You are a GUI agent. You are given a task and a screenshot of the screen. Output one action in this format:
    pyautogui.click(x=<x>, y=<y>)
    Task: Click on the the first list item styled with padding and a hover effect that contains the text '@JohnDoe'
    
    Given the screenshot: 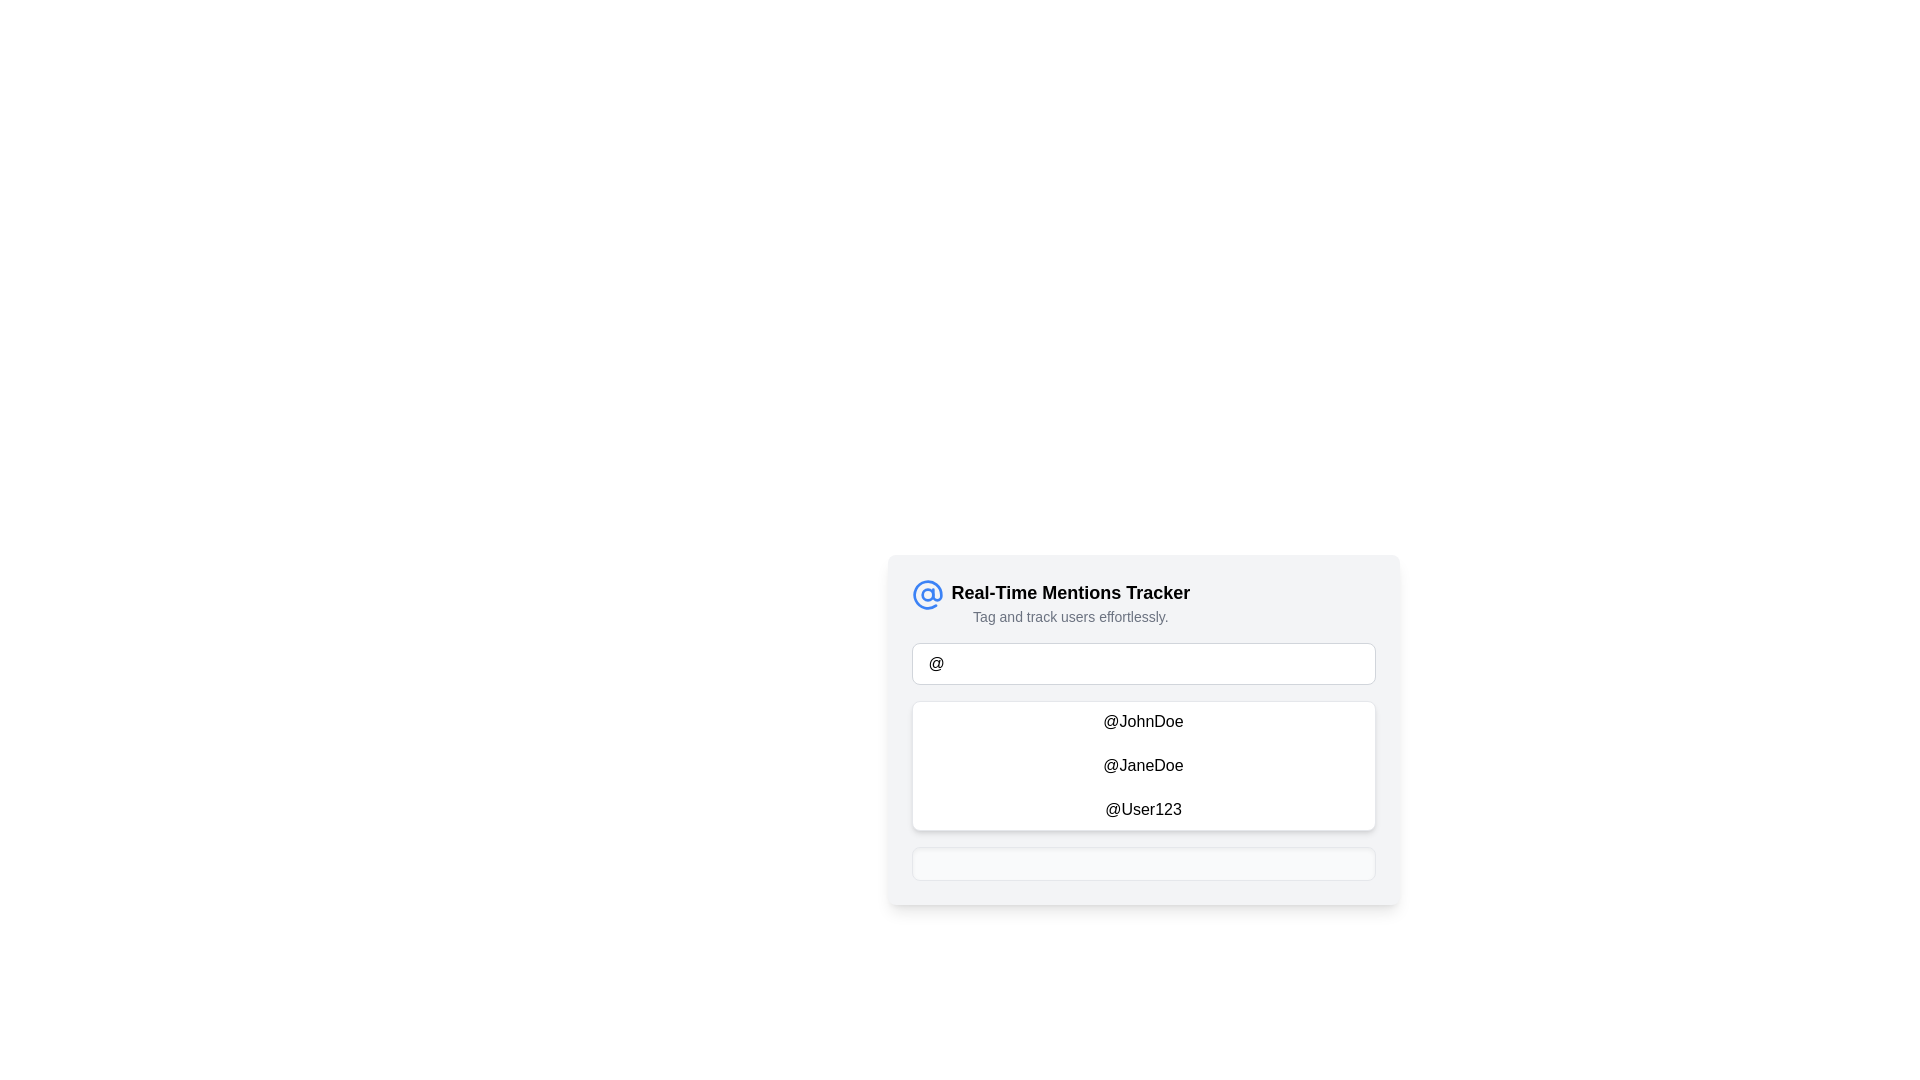 What is the action you would take?
    pyautogui.click(x=1143, y=721)
    